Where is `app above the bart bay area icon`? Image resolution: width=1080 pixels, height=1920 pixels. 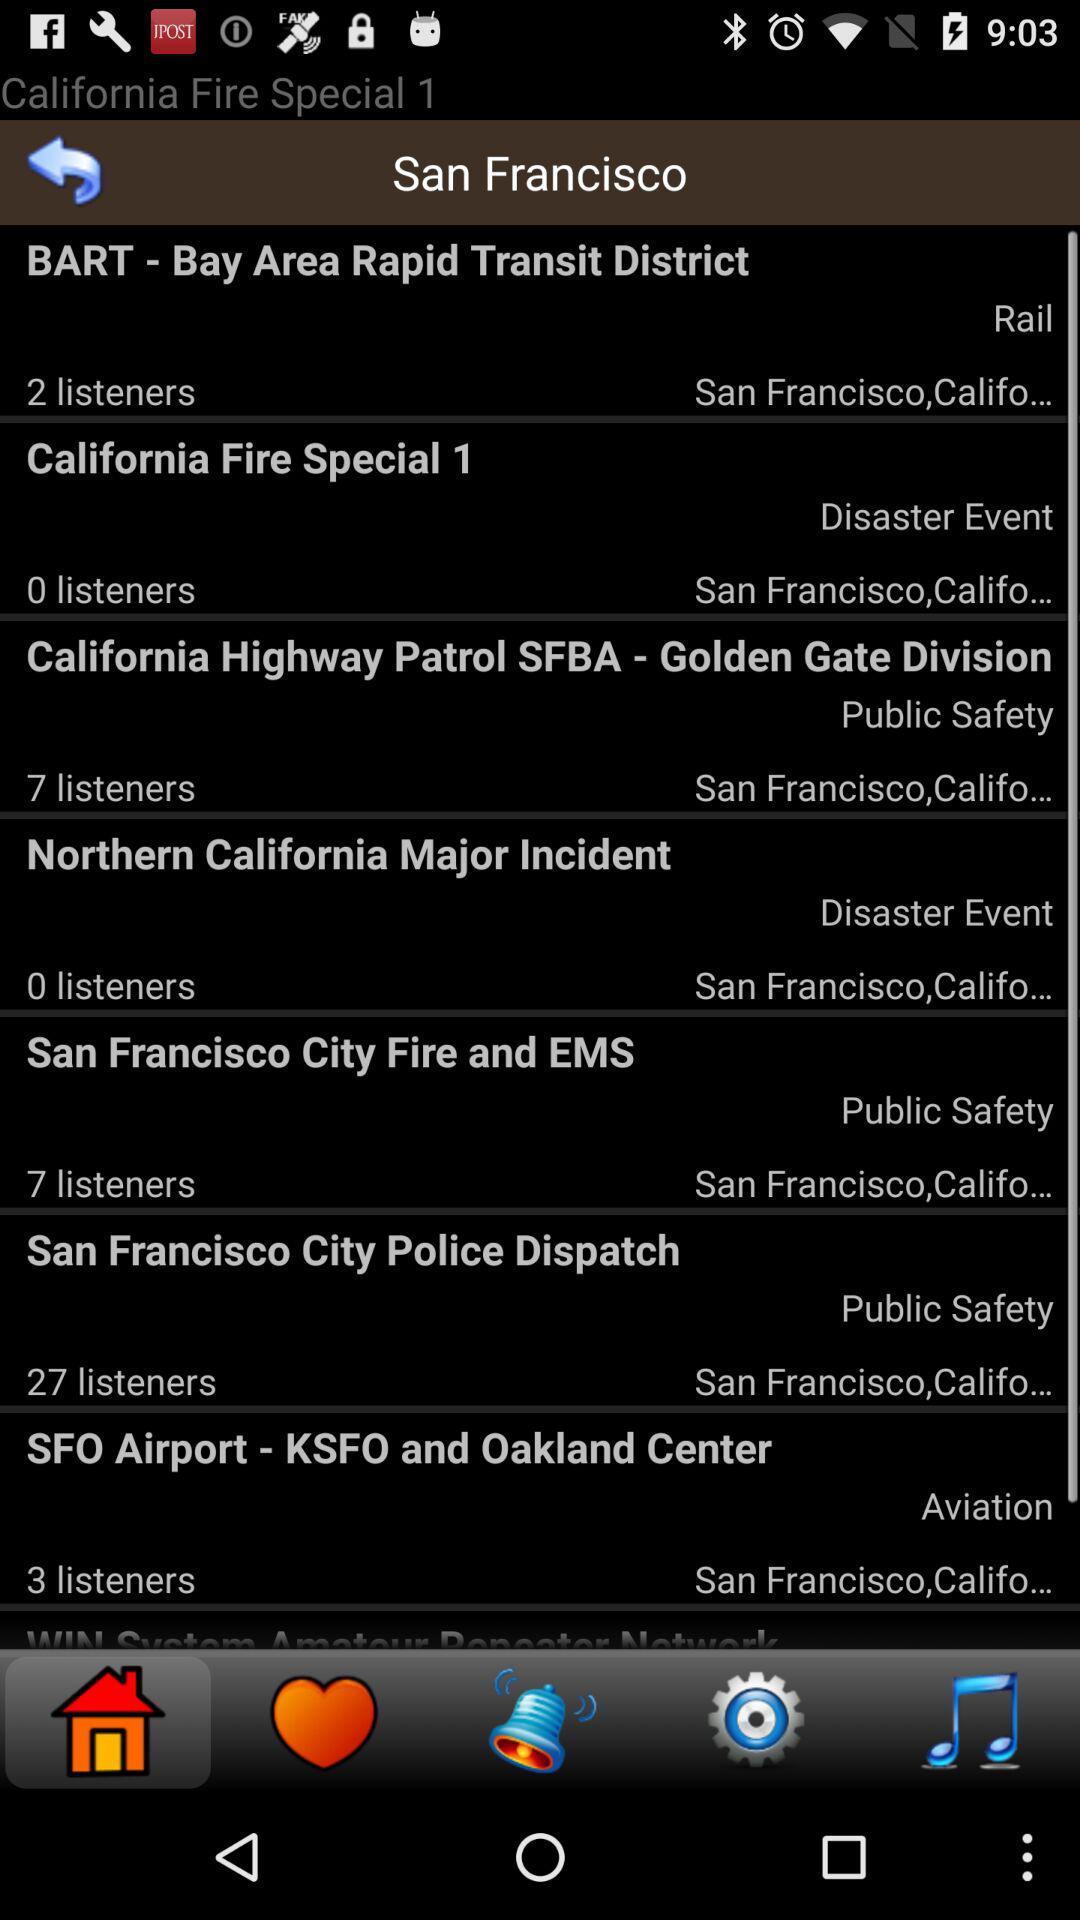 app above the bart bay area icon is located at coordinates (64, 172).